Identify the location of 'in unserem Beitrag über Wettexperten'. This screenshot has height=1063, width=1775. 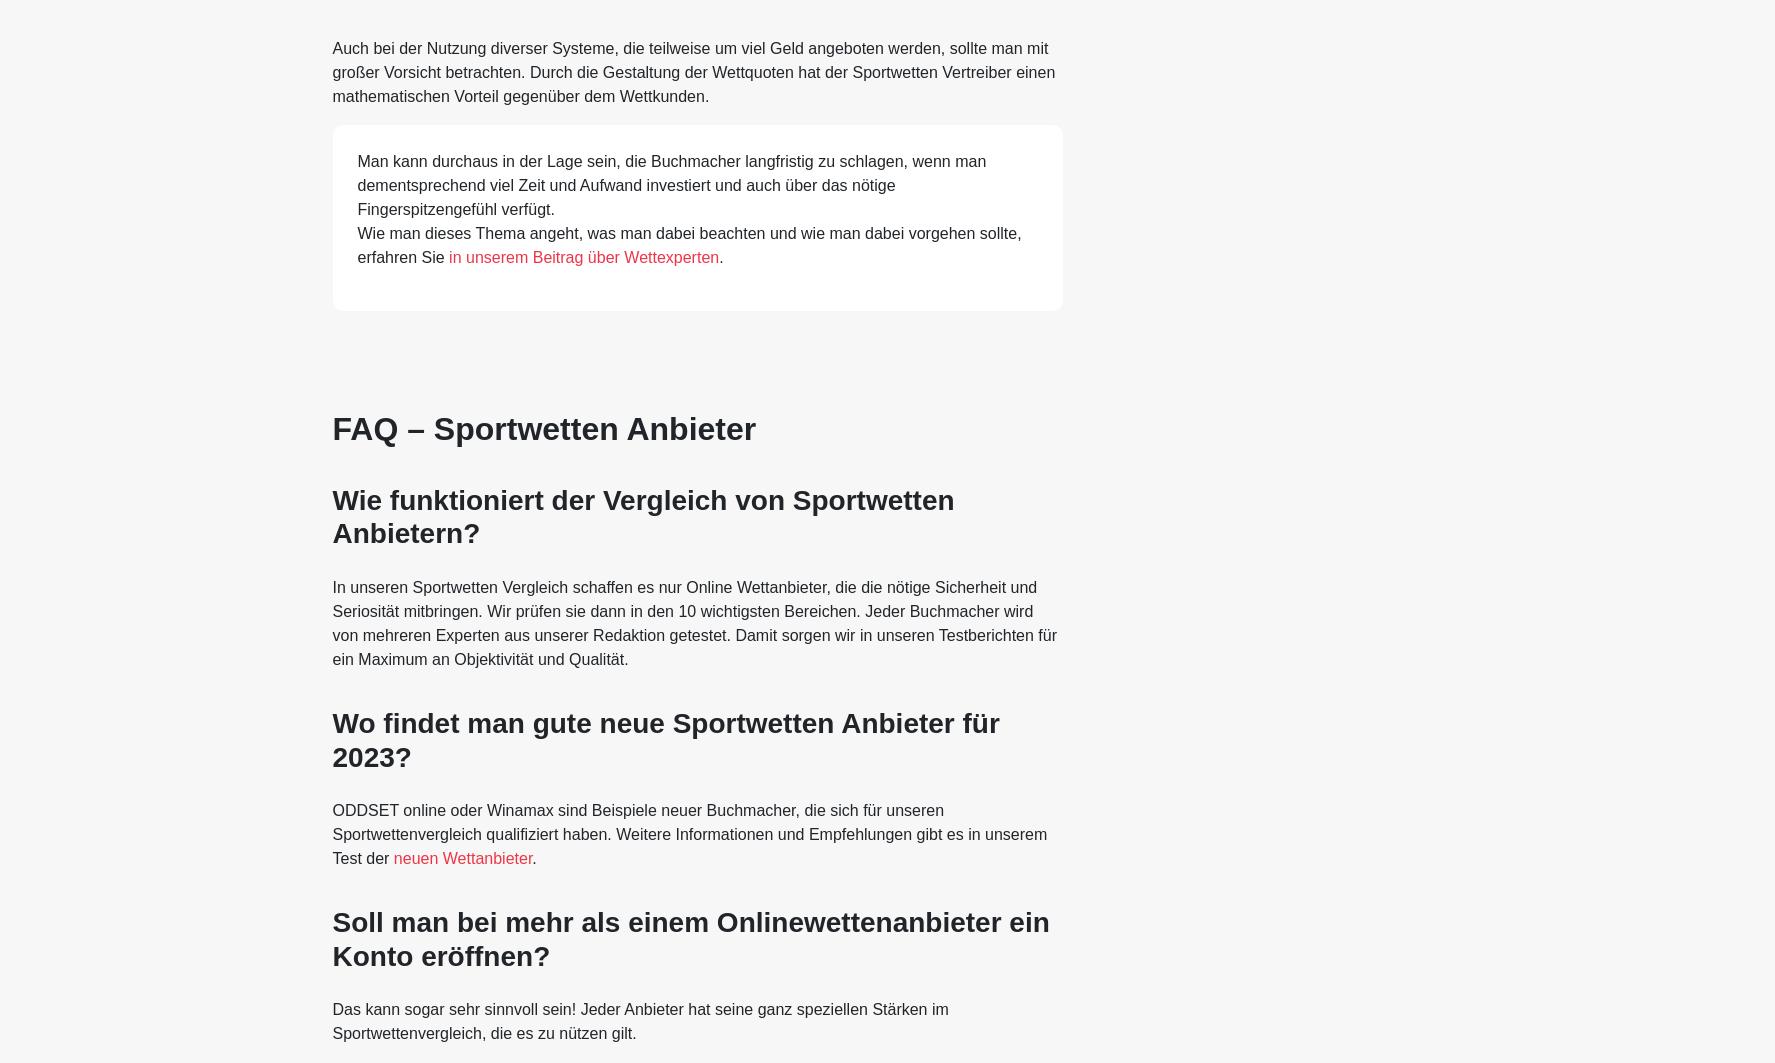
(583, 257).